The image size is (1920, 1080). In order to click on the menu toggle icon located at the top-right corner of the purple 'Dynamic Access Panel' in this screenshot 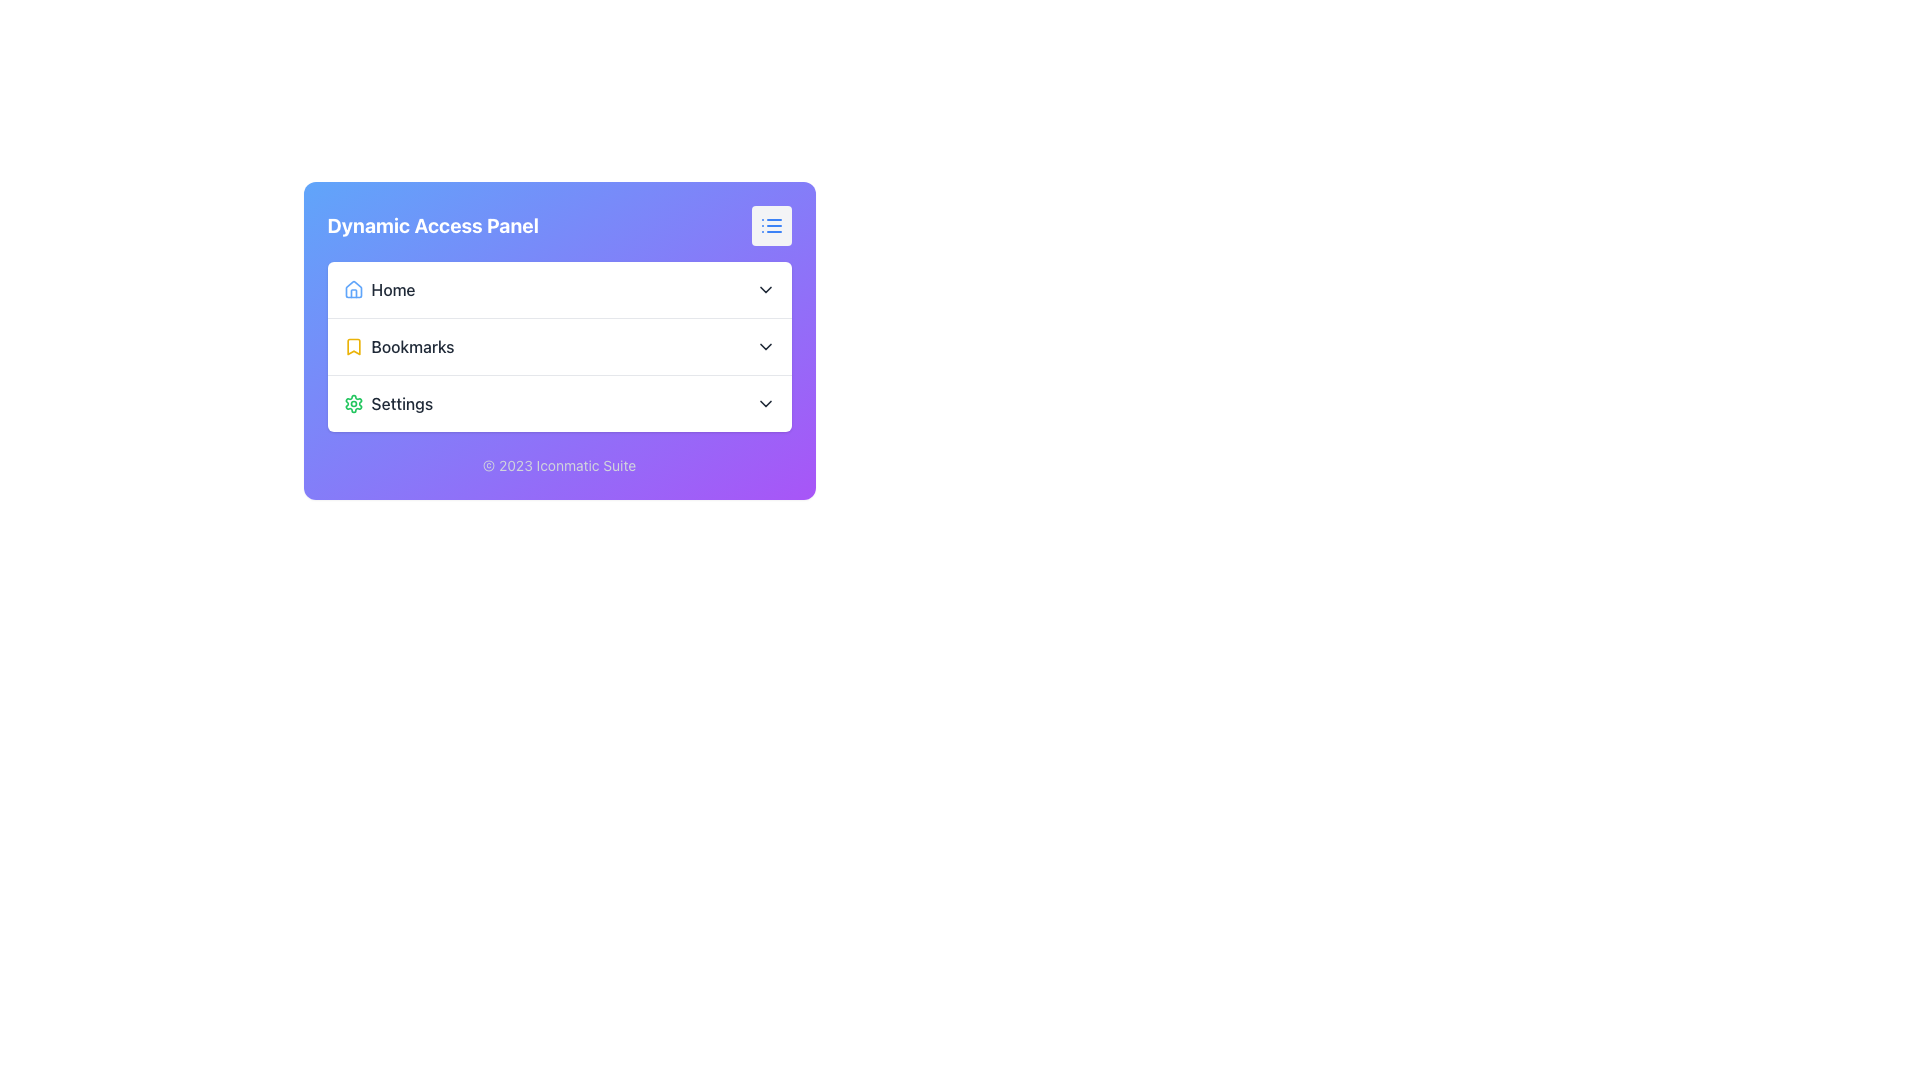, I will do `click(770, 225)`.